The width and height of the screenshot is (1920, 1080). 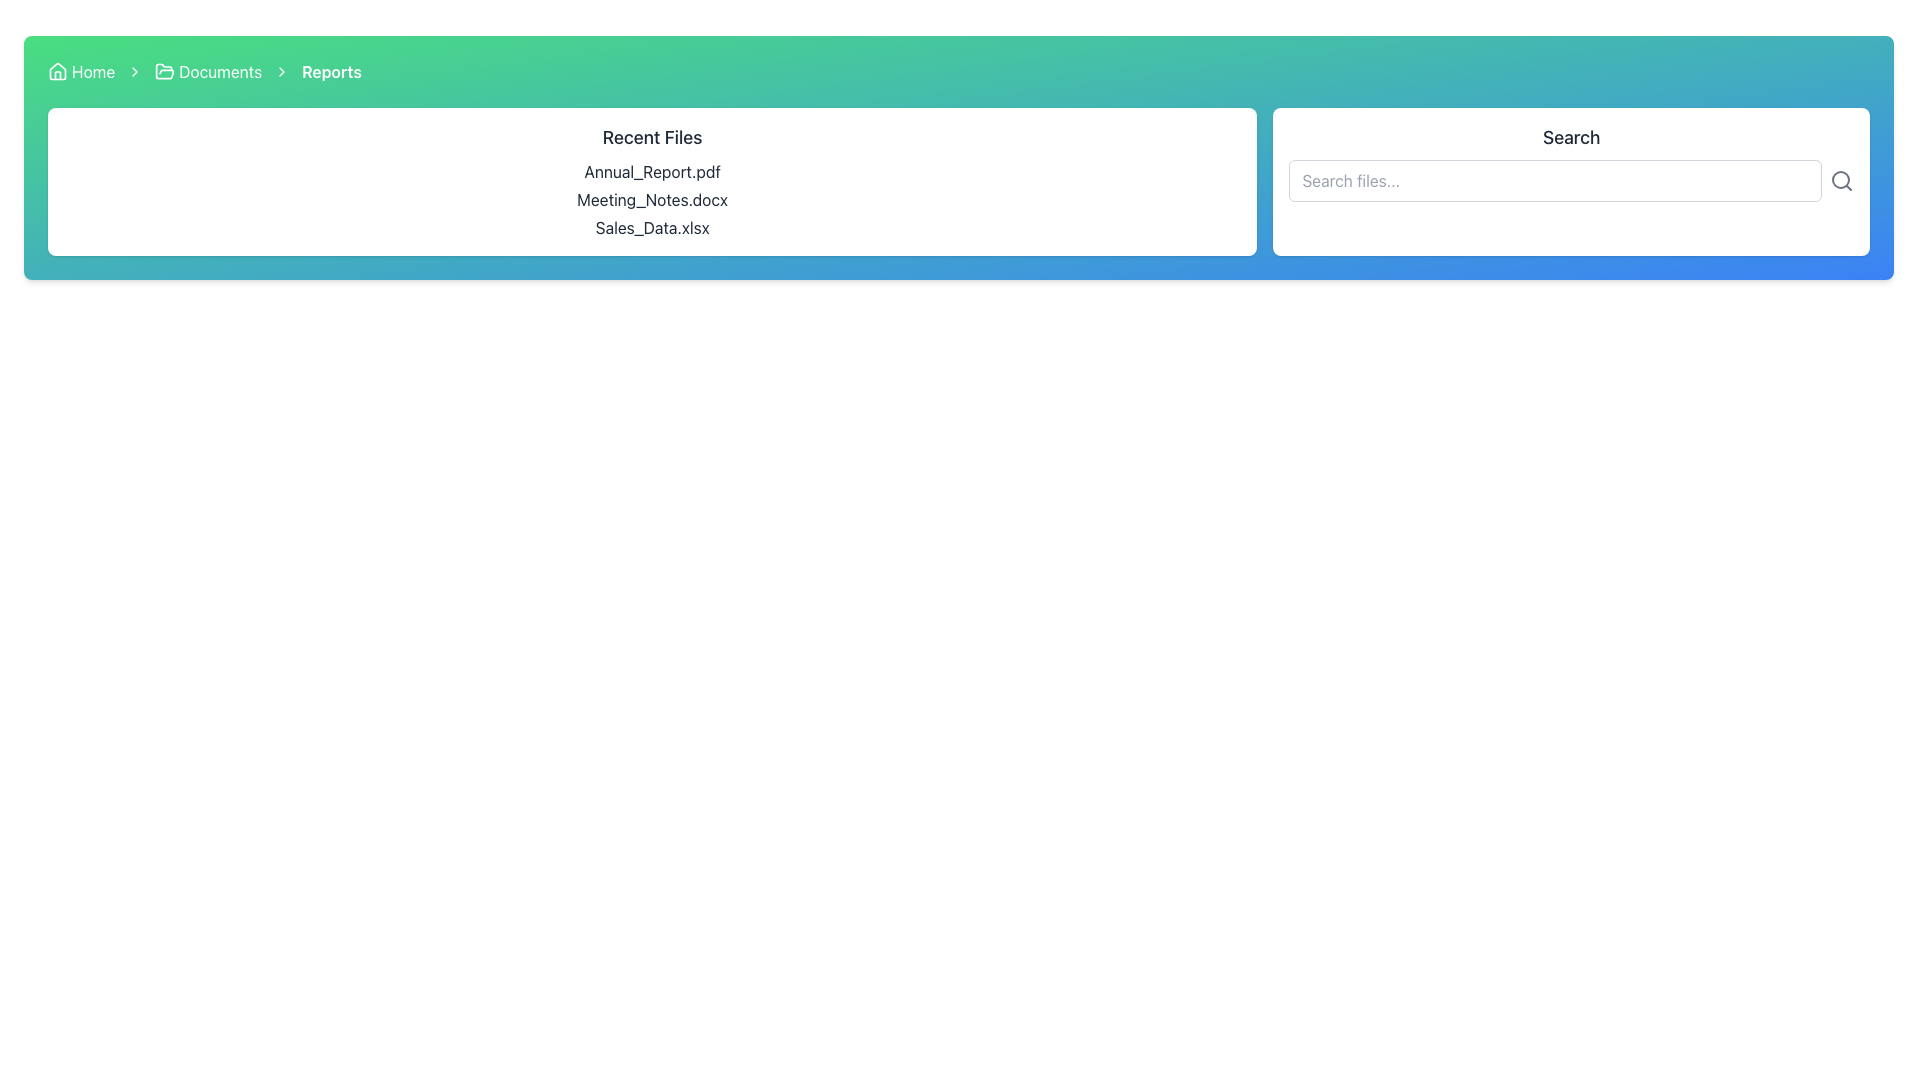 What do you see at coordinates (652, 137) in the screenshot?
I see `'Recent Files' text label, which serves as a header for the list of recent files displayed below it` at bounding box center [652, 137].